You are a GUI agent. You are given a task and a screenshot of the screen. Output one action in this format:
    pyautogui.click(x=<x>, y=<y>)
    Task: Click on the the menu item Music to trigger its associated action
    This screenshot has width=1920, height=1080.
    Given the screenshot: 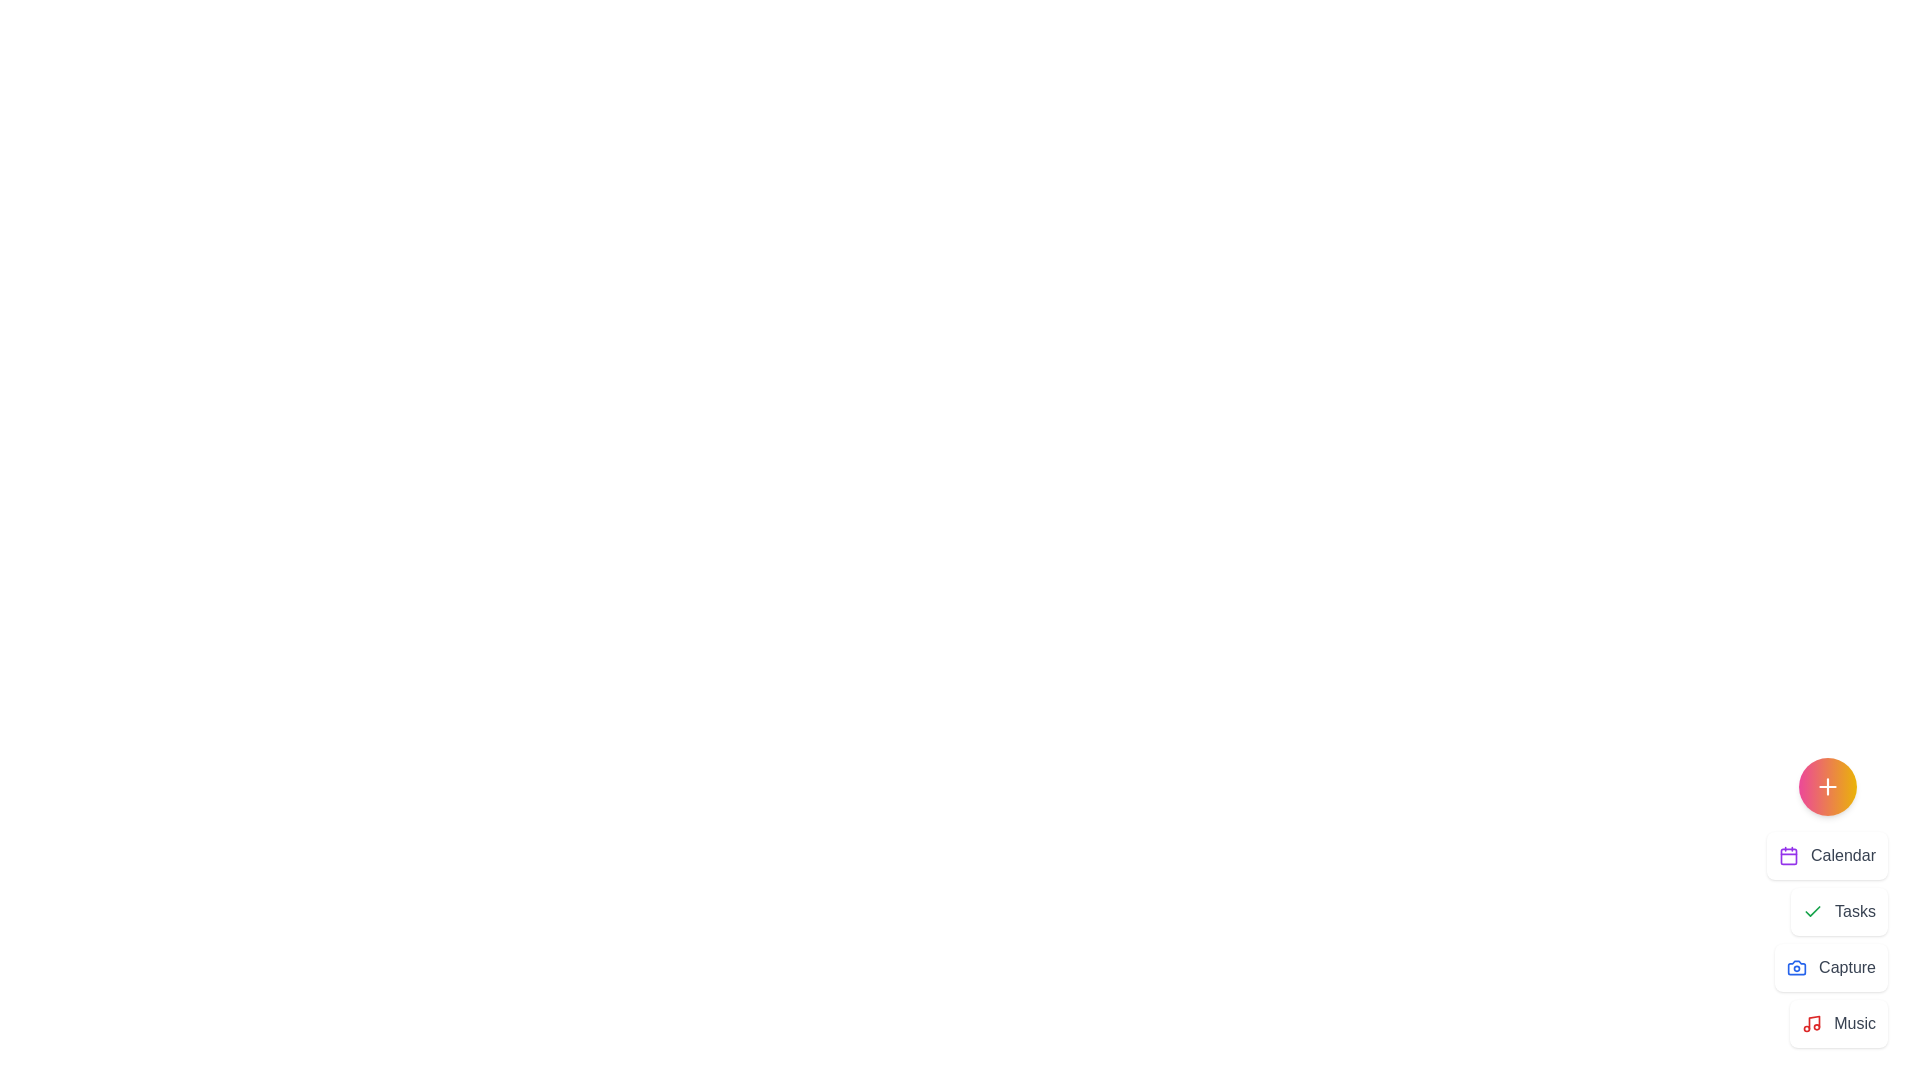 What is the action you would take?
    pyautogui.click(x=1839, y=1023)
    